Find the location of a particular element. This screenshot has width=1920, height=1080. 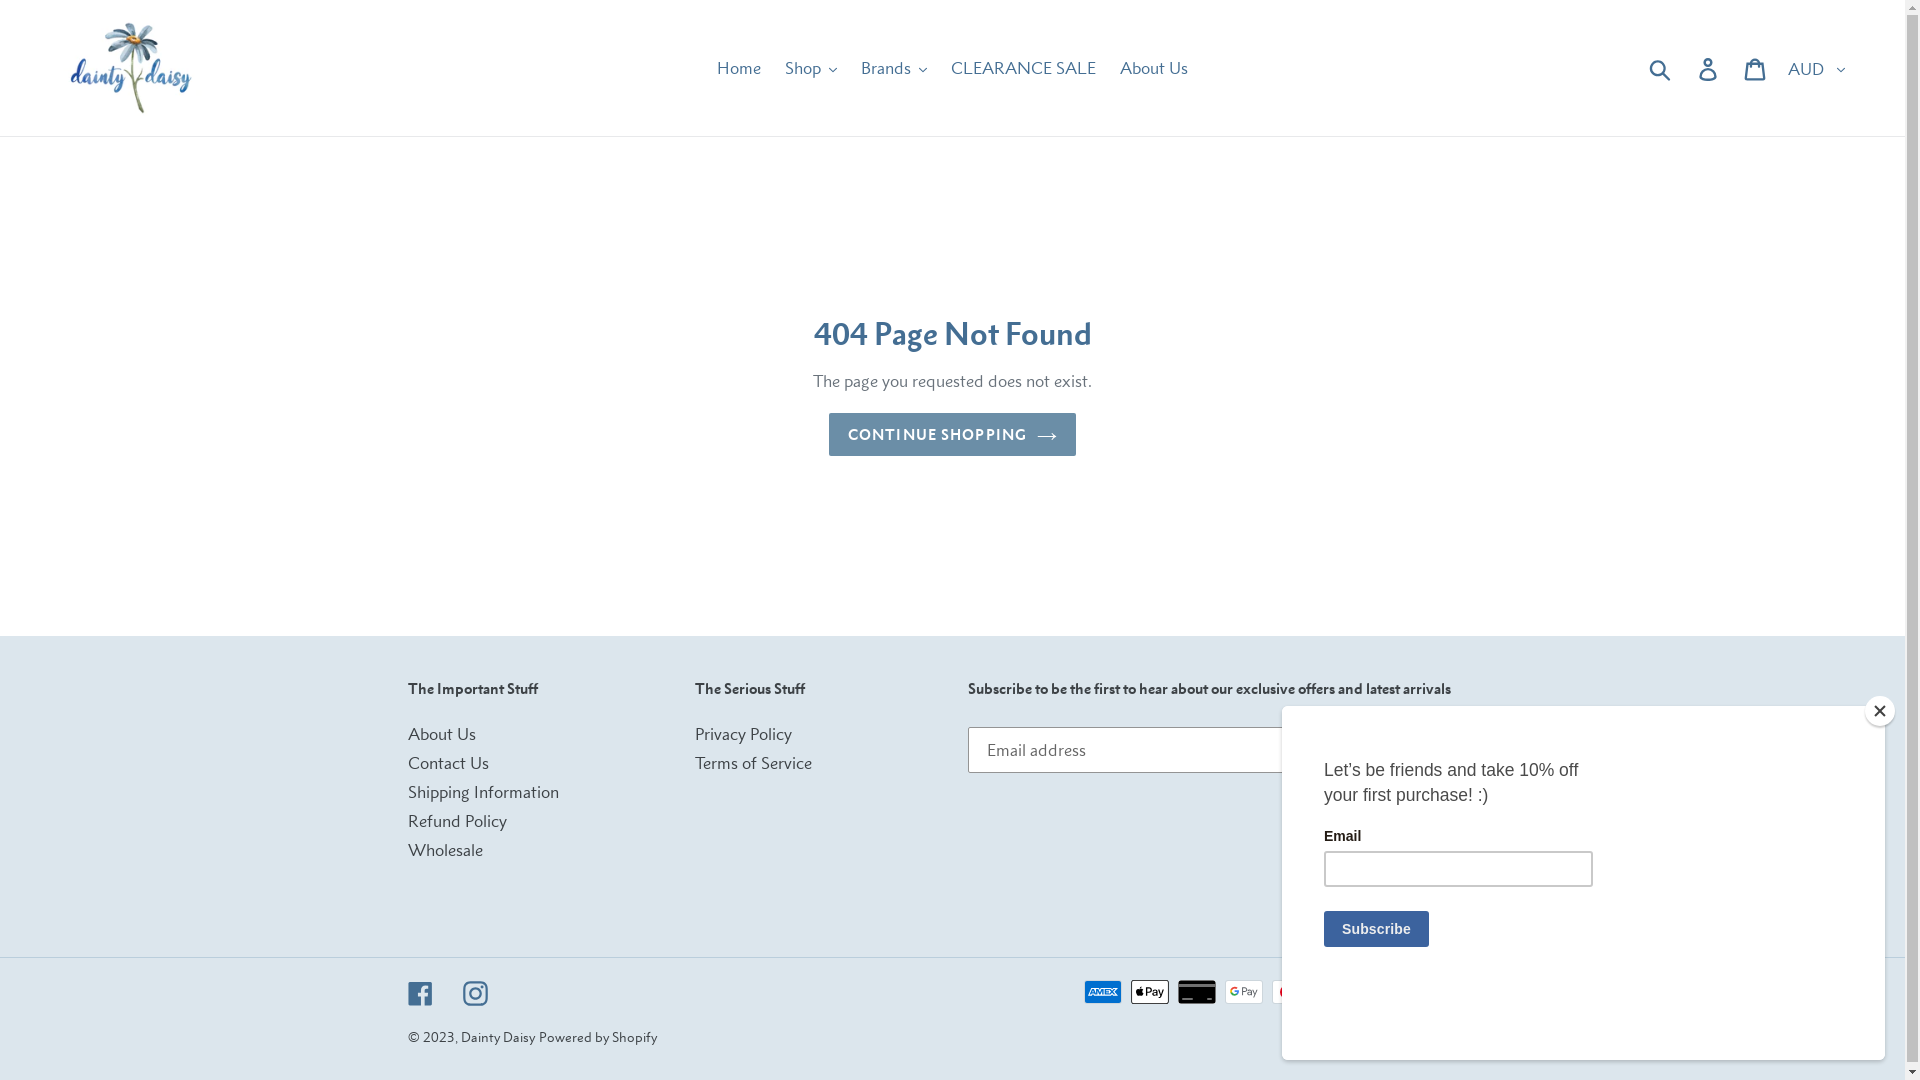

'Terms of Service' is located at coordinates (752, 763).